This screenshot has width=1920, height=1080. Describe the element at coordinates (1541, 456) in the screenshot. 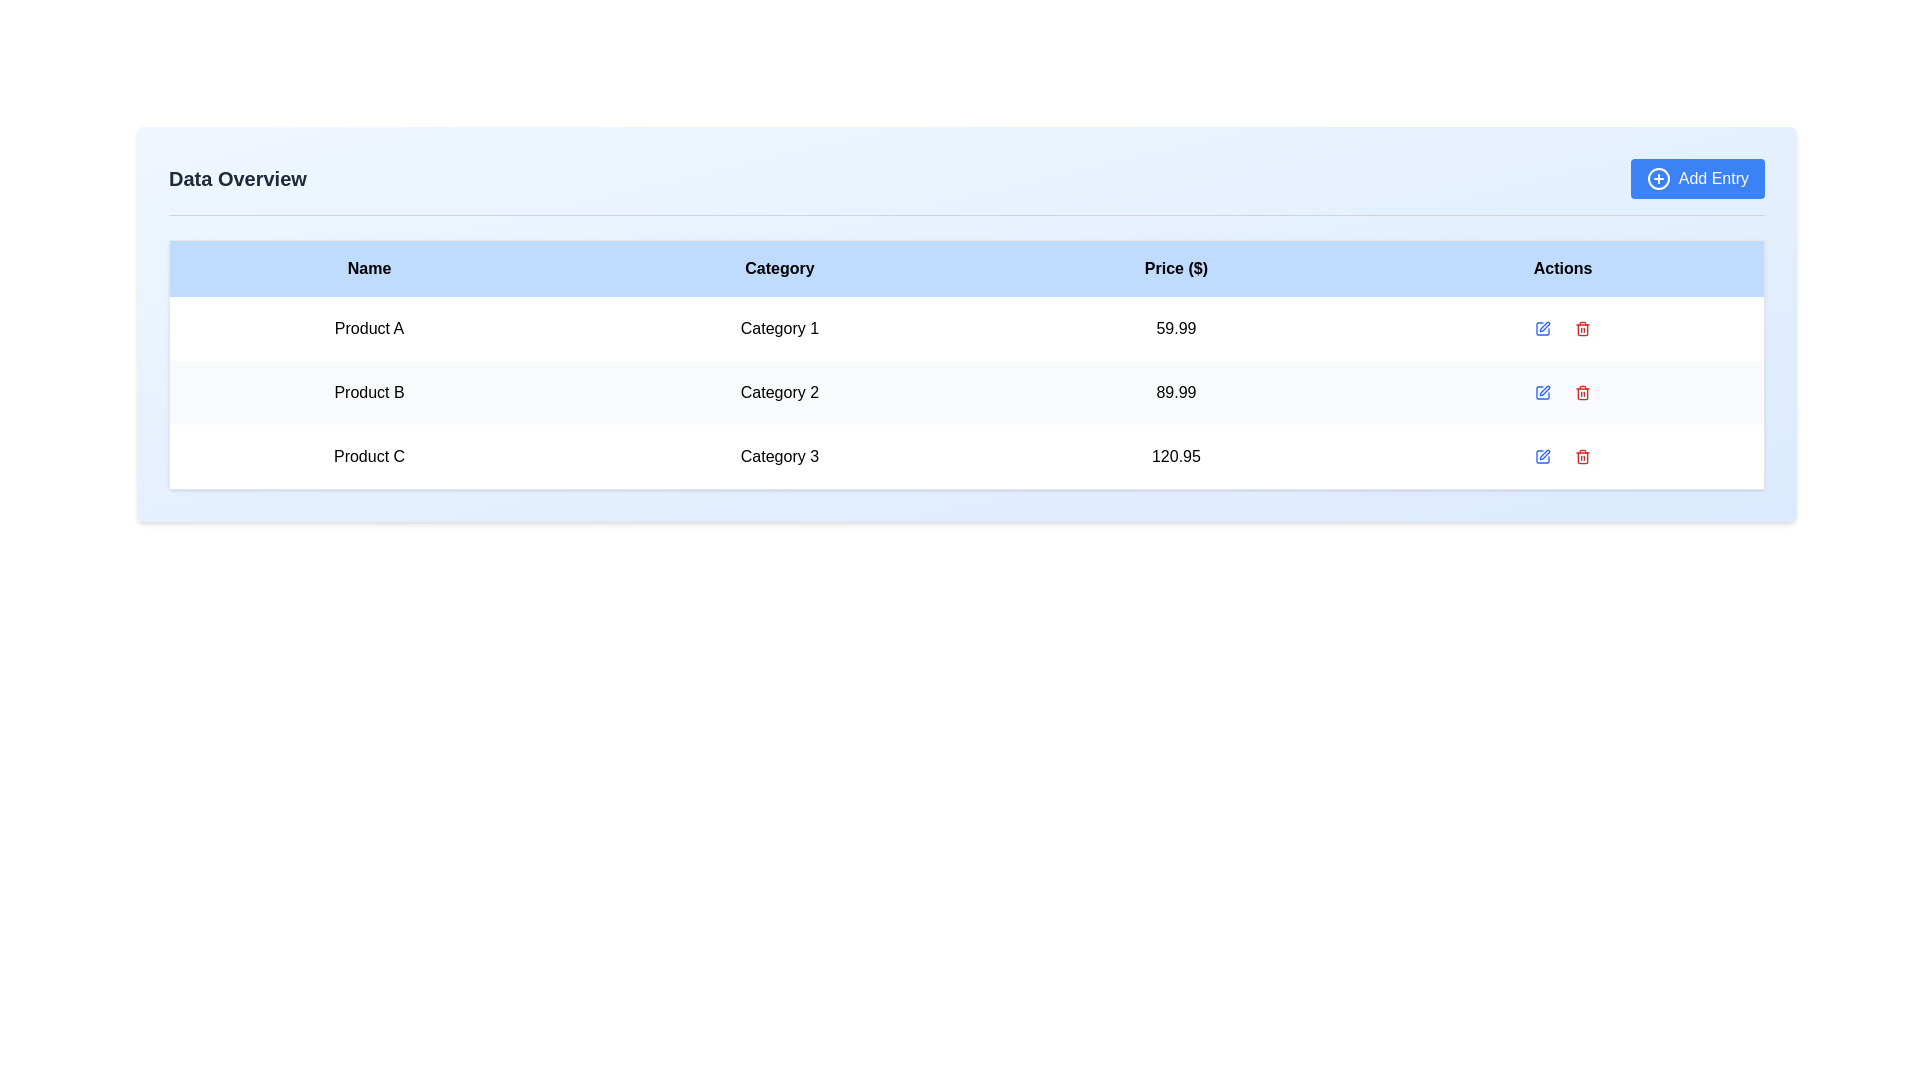

I see `the leftmost outline shape of the edit icon located in the 'Actions' column of the data table` at that location.